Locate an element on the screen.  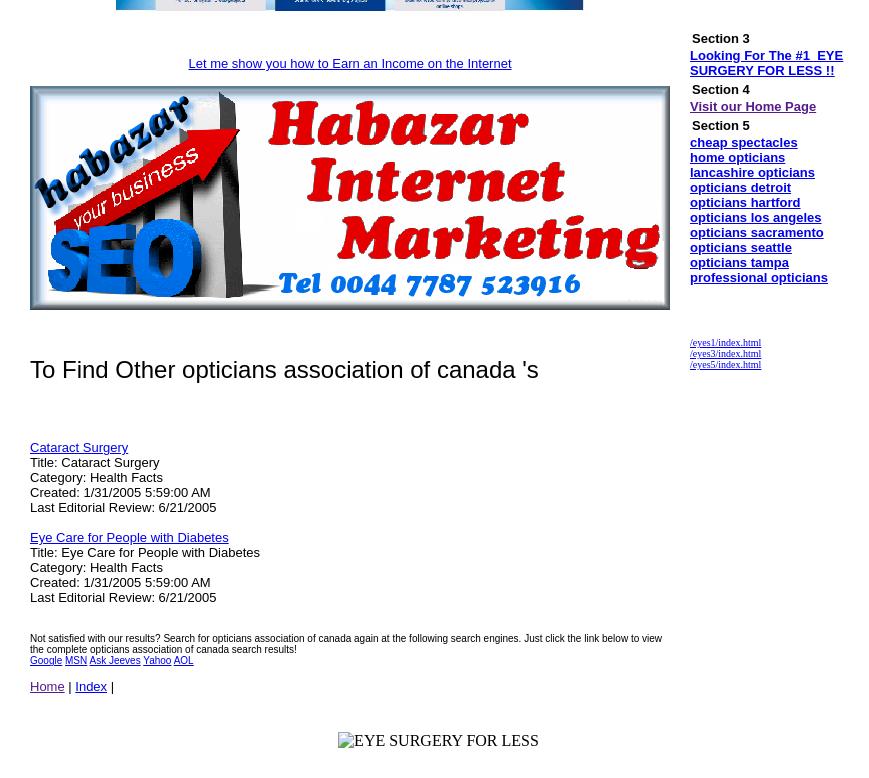
'Eye Care for People with Diabetes' is located at coordinates (127, 537).